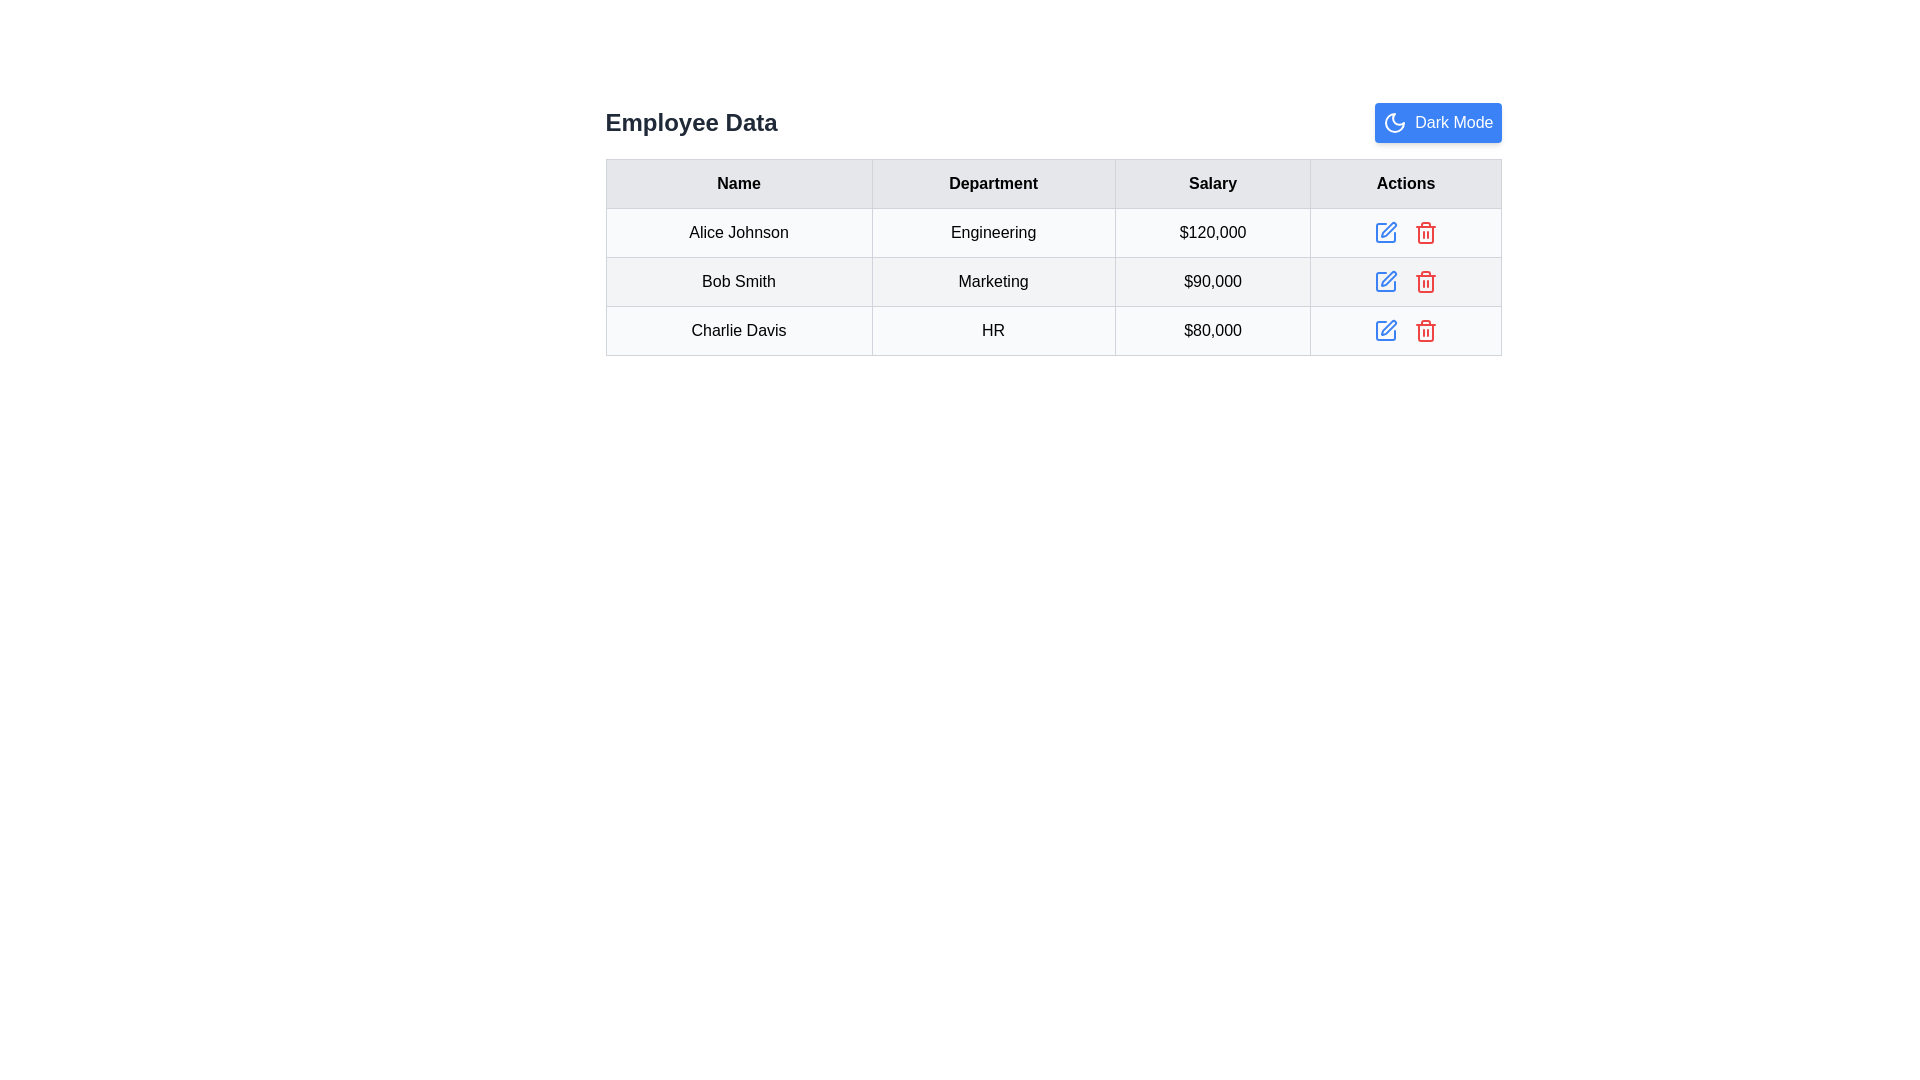  What do you see at coordinates (1386, 229) in the screenshot?
I see `the edit icon button located in the 'Actions' column for the 'Alice Johnson' record under the 'Engineering' department` at bounding box center [1386, 229].